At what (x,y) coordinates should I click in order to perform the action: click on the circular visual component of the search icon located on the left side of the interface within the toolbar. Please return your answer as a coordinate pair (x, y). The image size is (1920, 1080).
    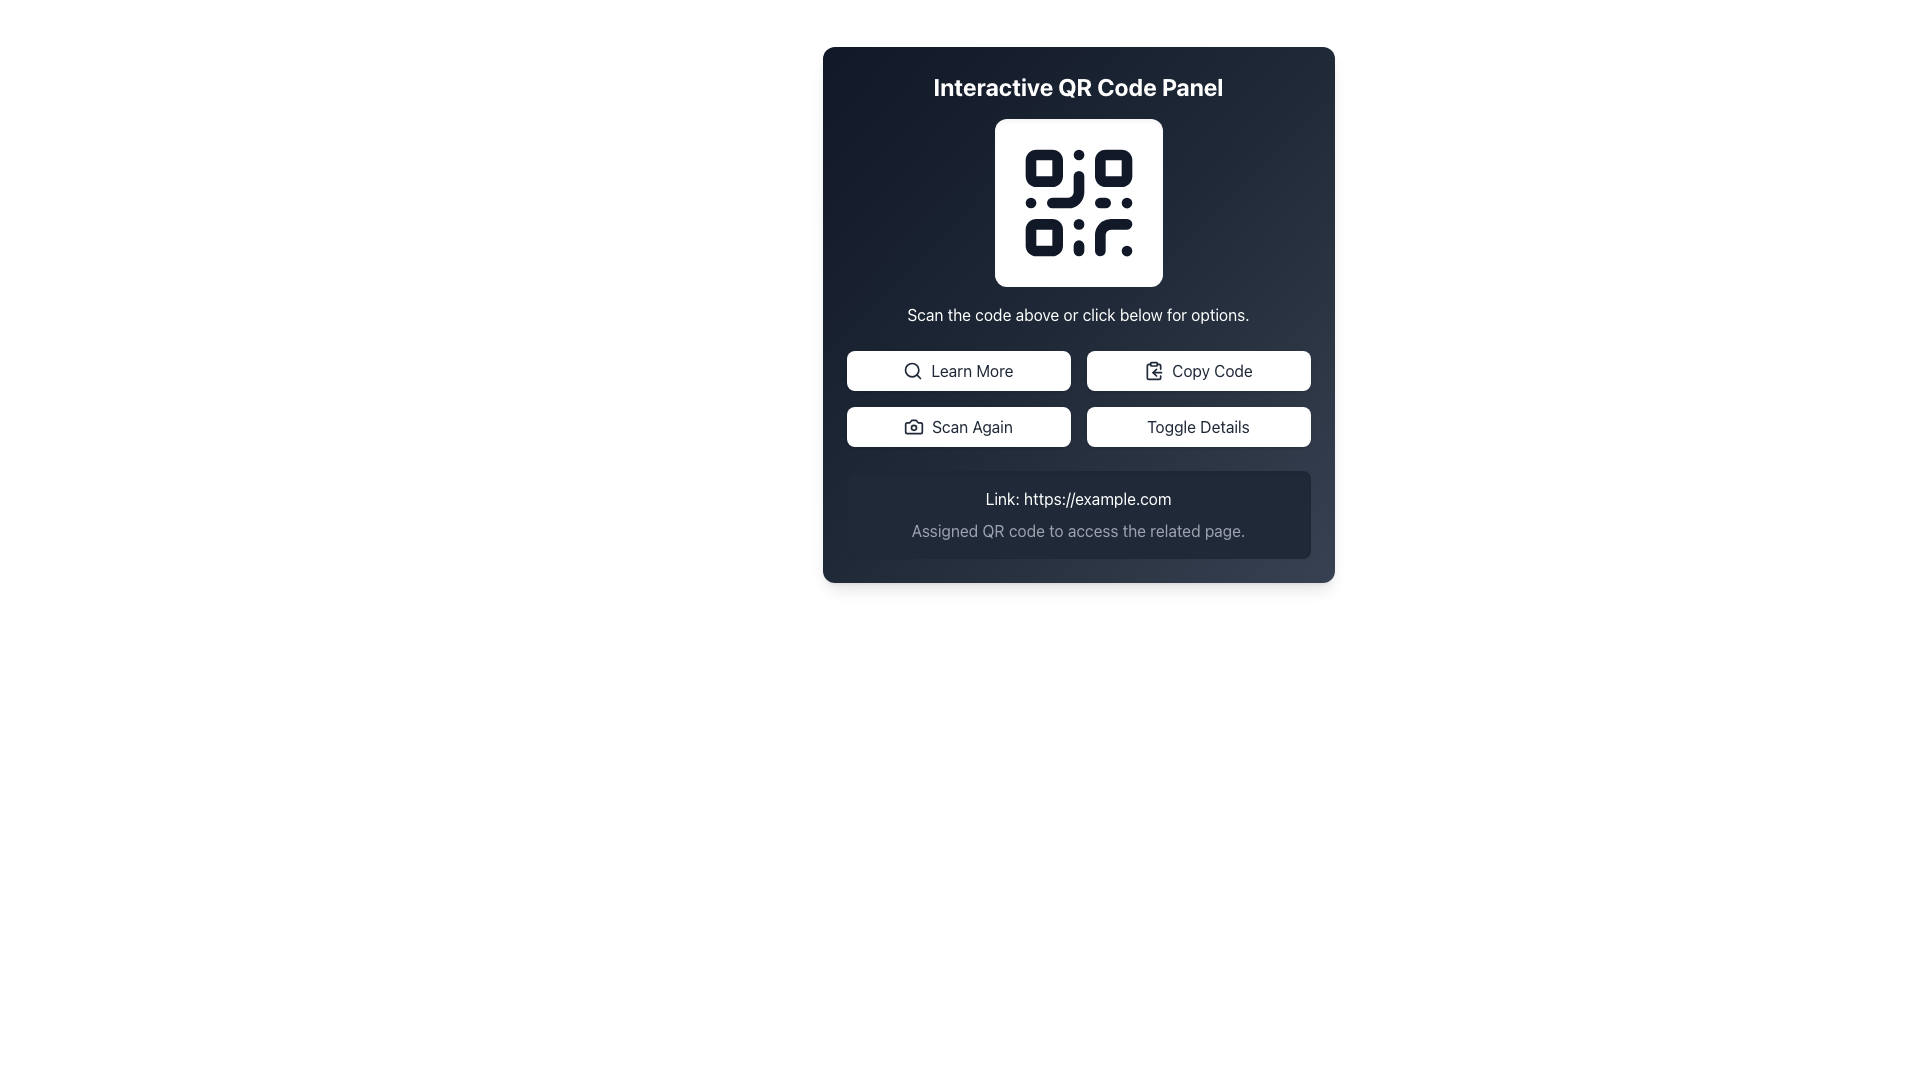
    Looking at the image, I should click on (911, 370).